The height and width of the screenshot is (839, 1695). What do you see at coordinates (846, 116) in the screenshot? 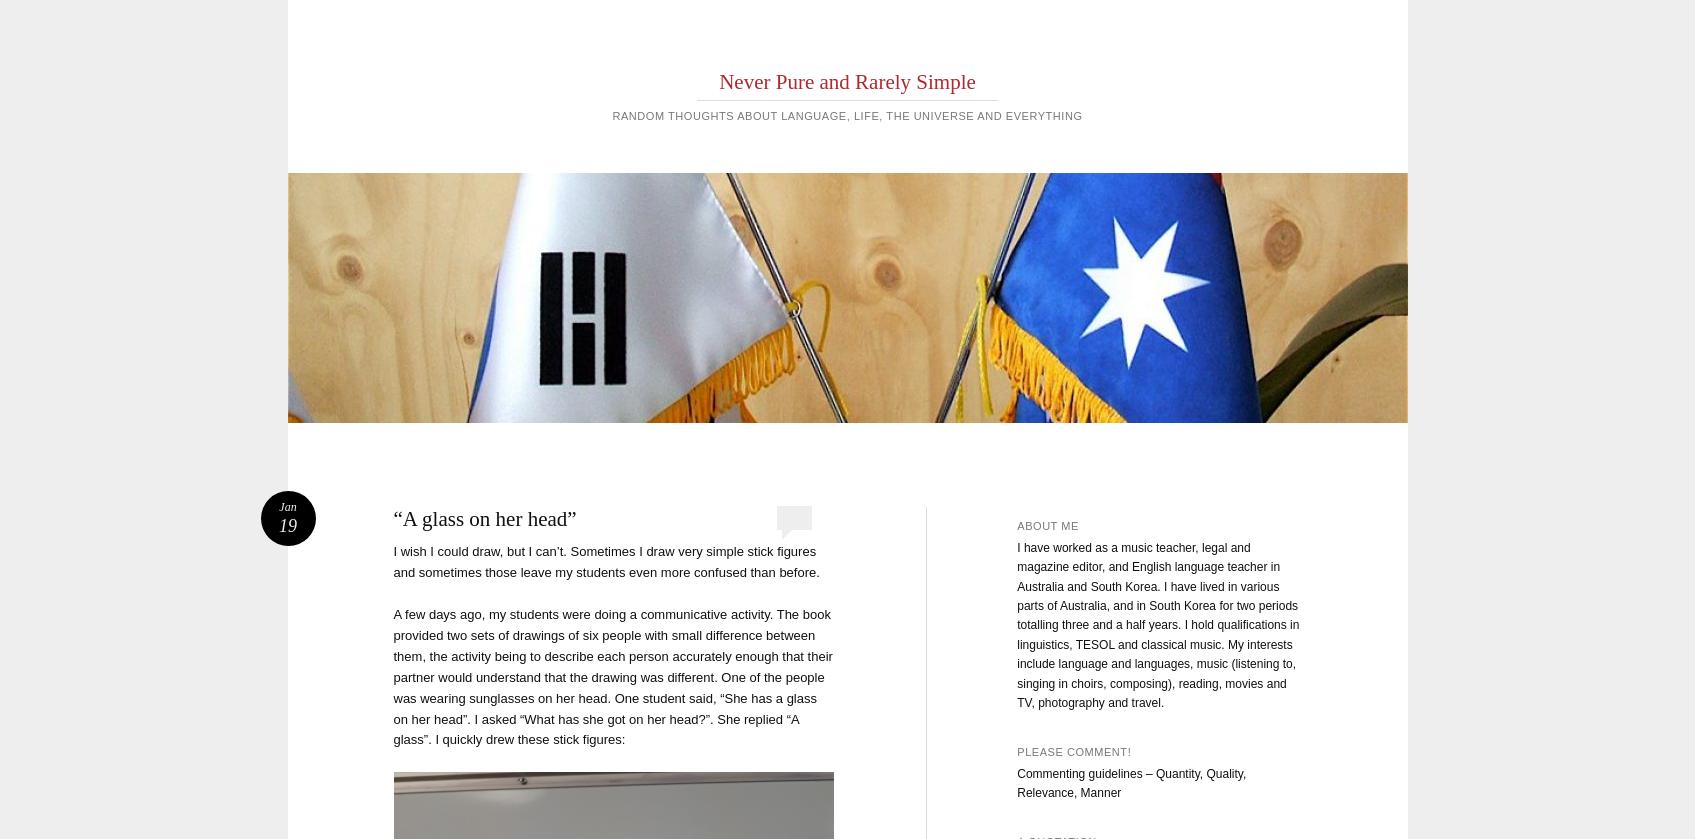
I see `'Random thoughts about language, life, the universe and everything'` at bounding box center [846, 116].